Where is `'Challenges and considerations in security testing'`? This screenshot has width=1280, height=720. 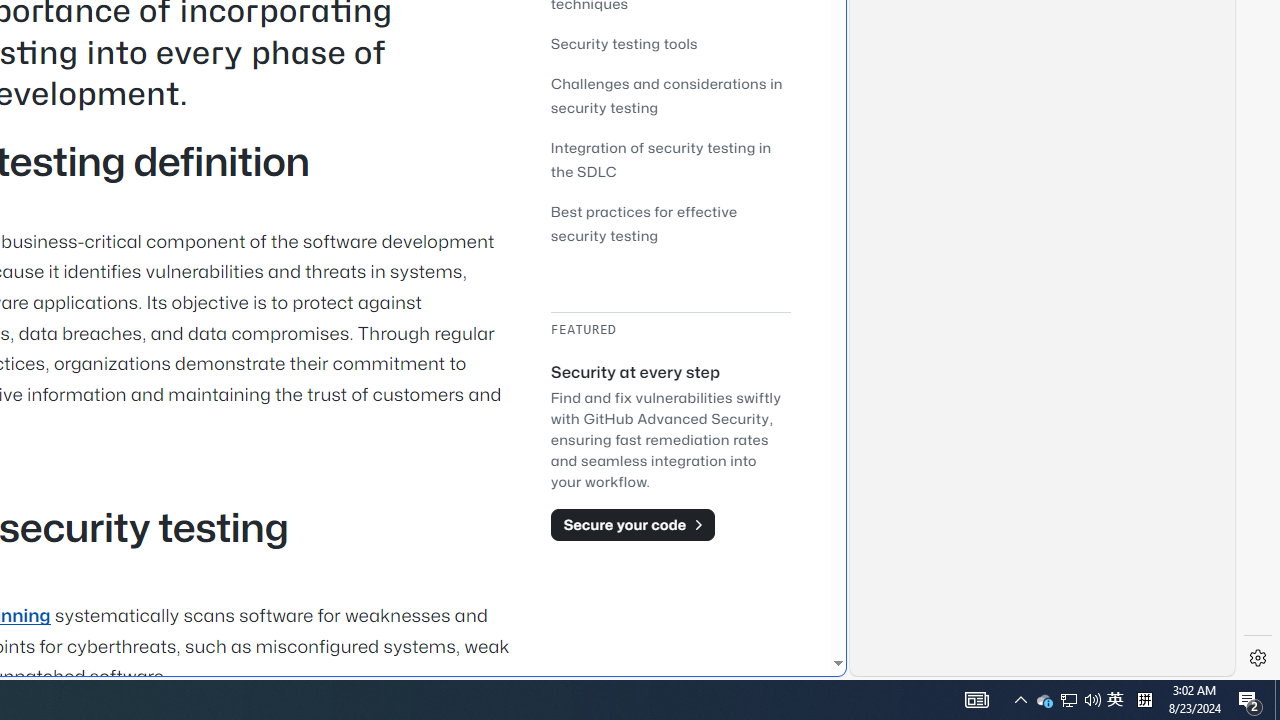 'Challenges and considerations in security testing' is located at coordinates (666, 95).